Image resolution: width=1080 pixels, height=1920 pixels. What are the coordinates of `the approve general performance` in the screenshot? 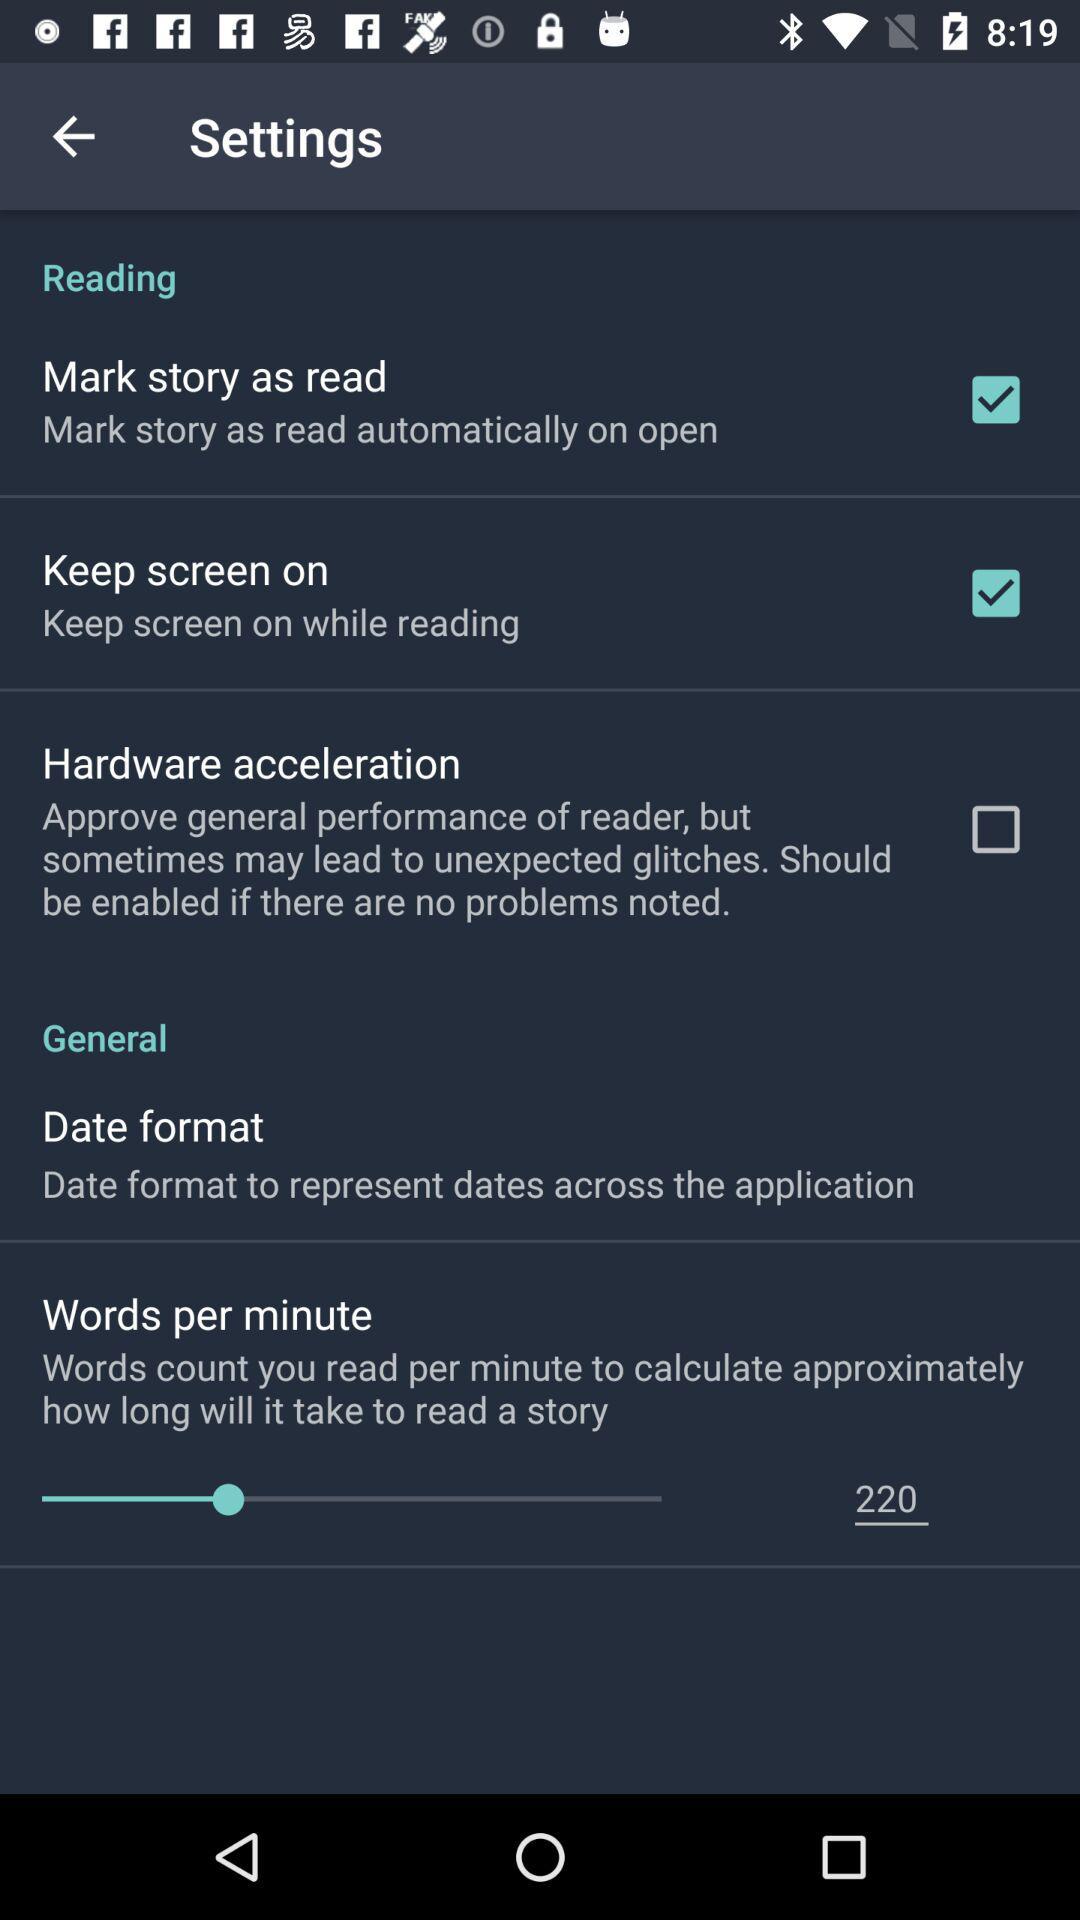 It's located at (477, 858).